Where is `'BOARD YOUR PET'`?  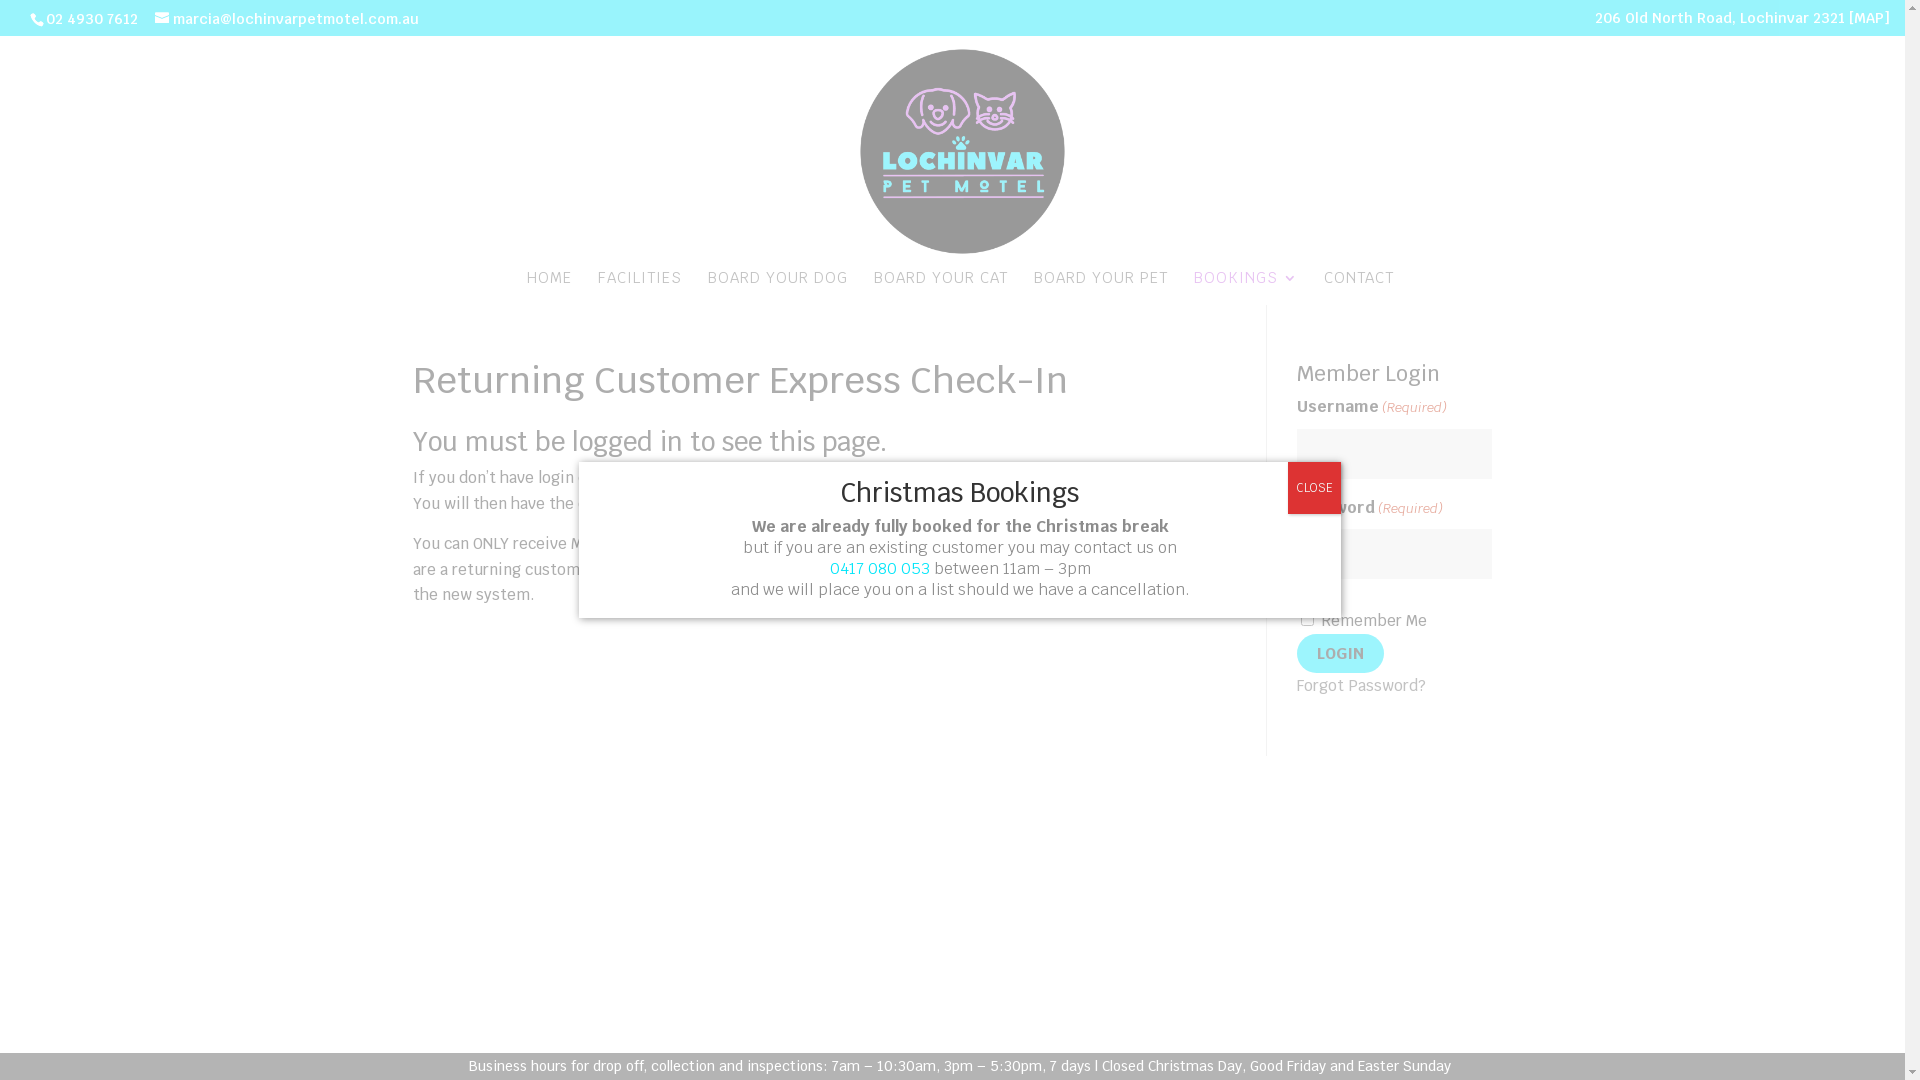 'BOARD YOUR PET' is located at coordinates (1099, 288).